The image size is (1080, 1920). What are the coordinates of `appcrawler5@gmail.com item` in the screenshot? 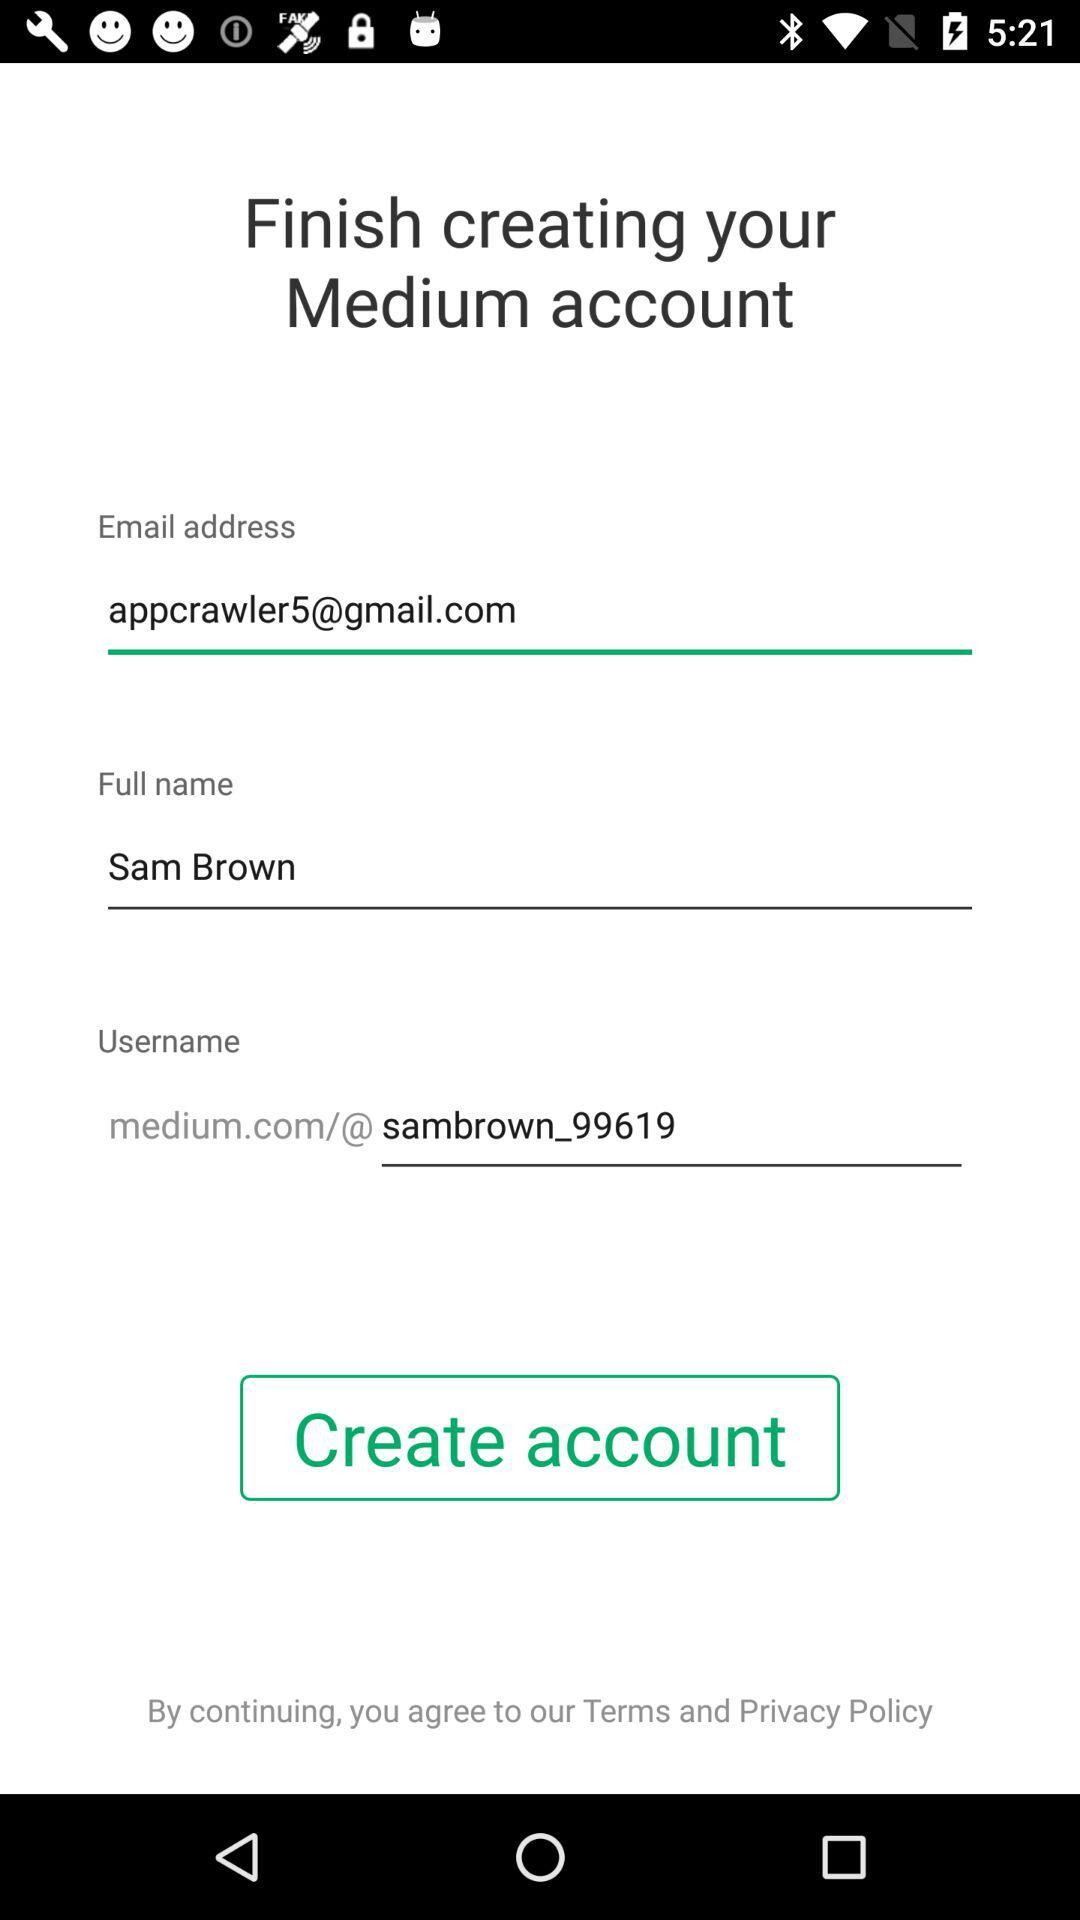 It's located at (540, 608).